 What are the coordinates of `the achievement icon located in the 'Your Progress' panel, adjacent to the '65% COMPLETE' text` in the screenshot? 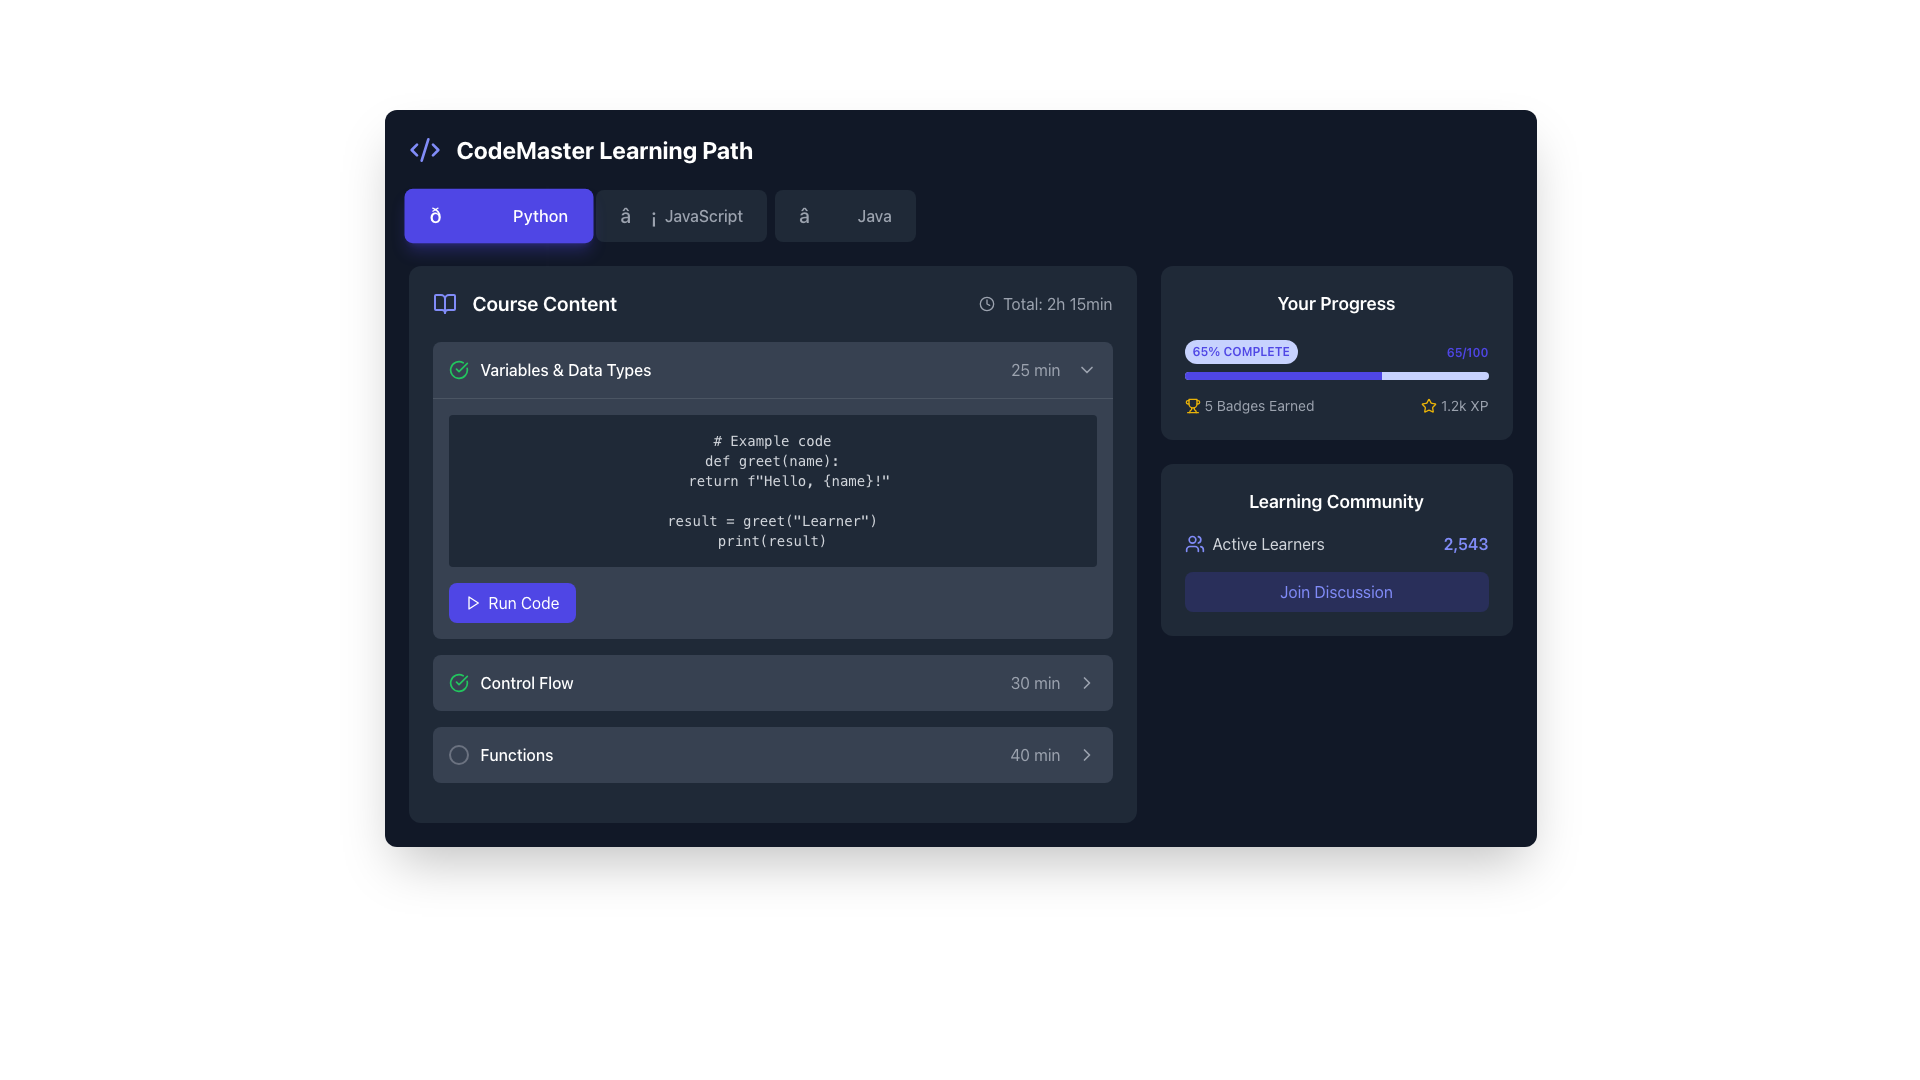 It's located at (1192, 403).